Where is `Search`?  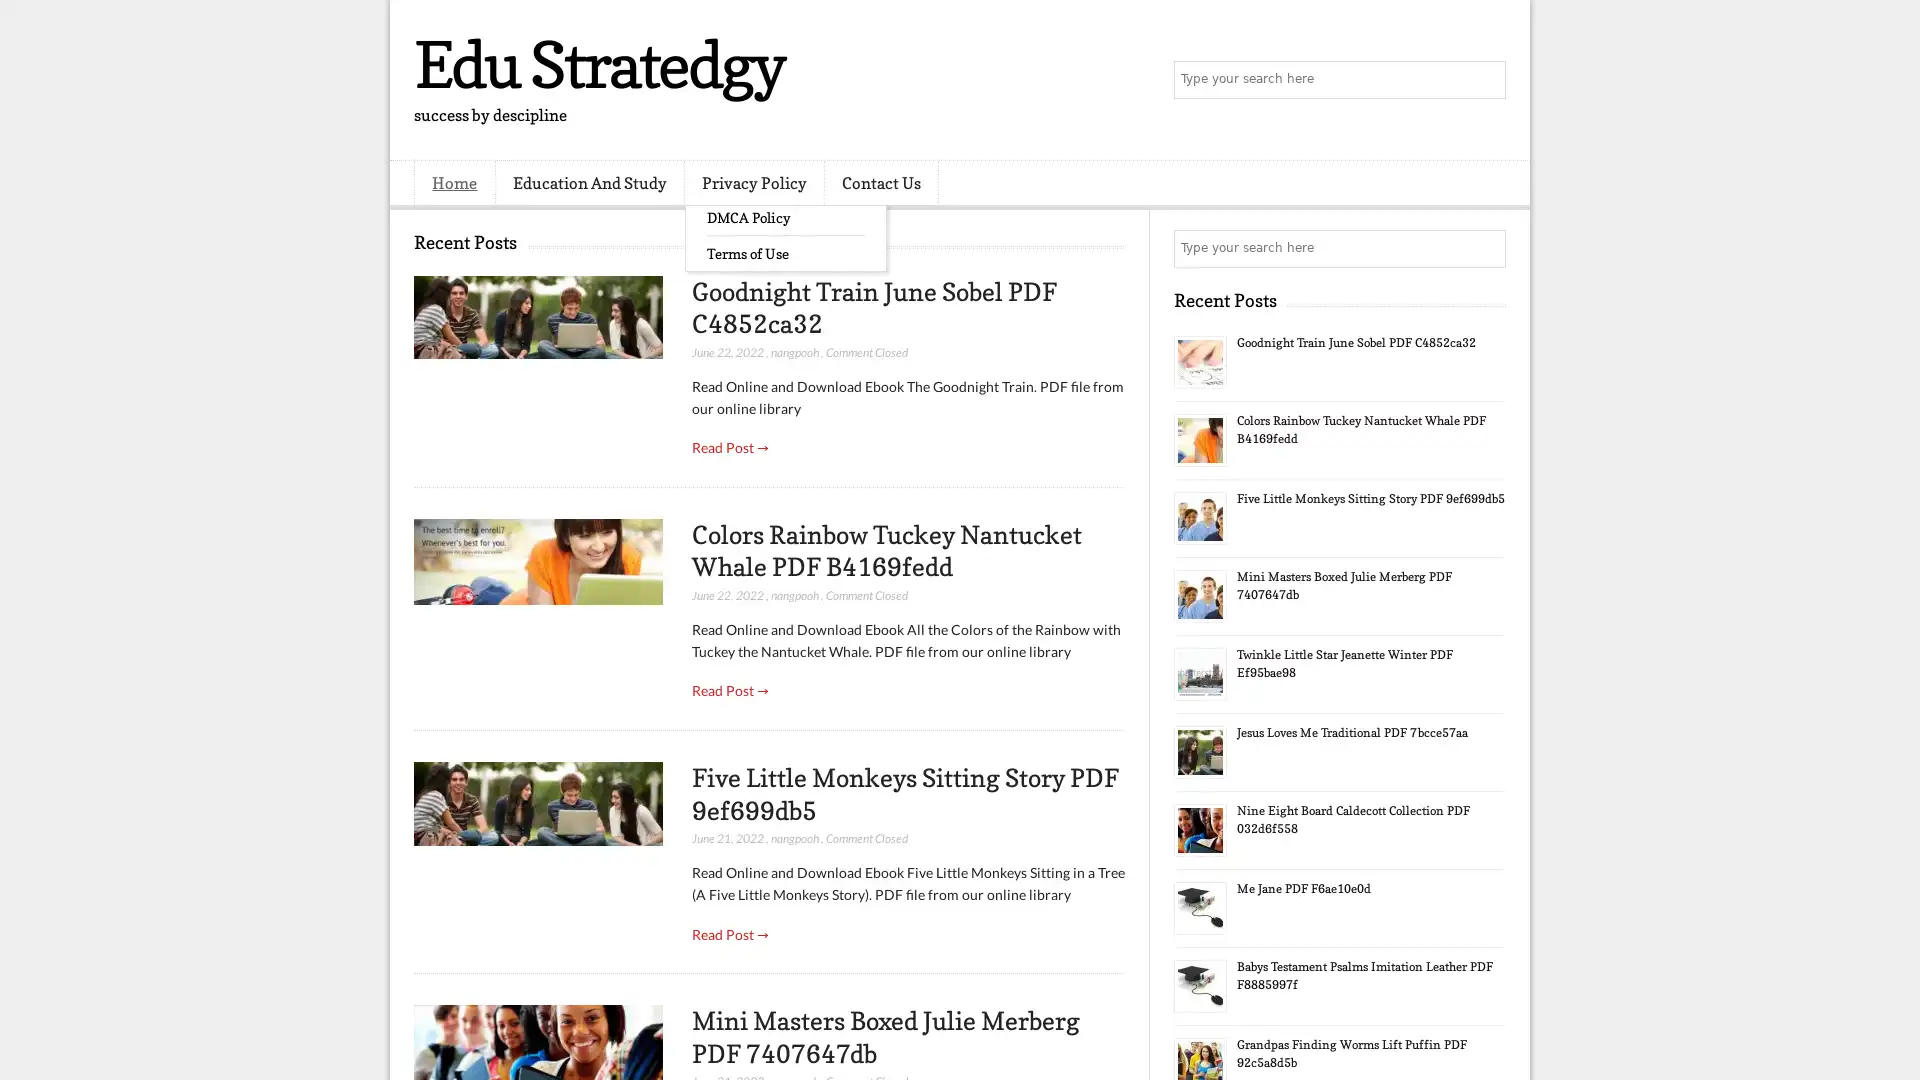
Search is located at coordinates (1485, 248).